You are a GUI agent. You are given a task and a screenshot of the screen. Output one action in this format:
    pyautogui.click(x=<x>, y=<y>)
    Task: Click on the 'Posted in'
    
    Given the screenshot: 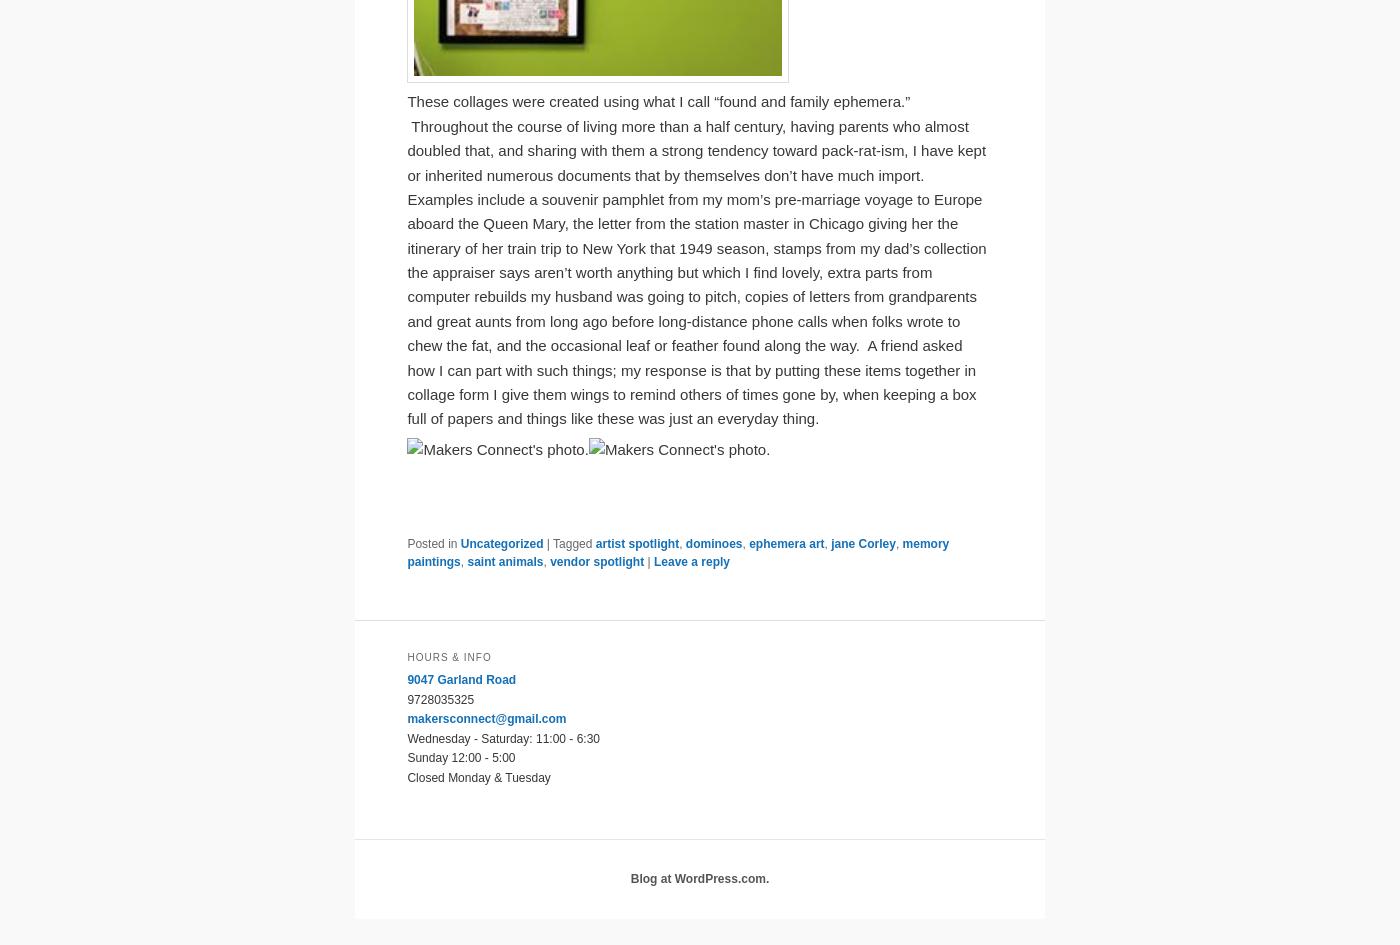 What is the action you would take?
    pyautogui.click(x=432, y=544)
    